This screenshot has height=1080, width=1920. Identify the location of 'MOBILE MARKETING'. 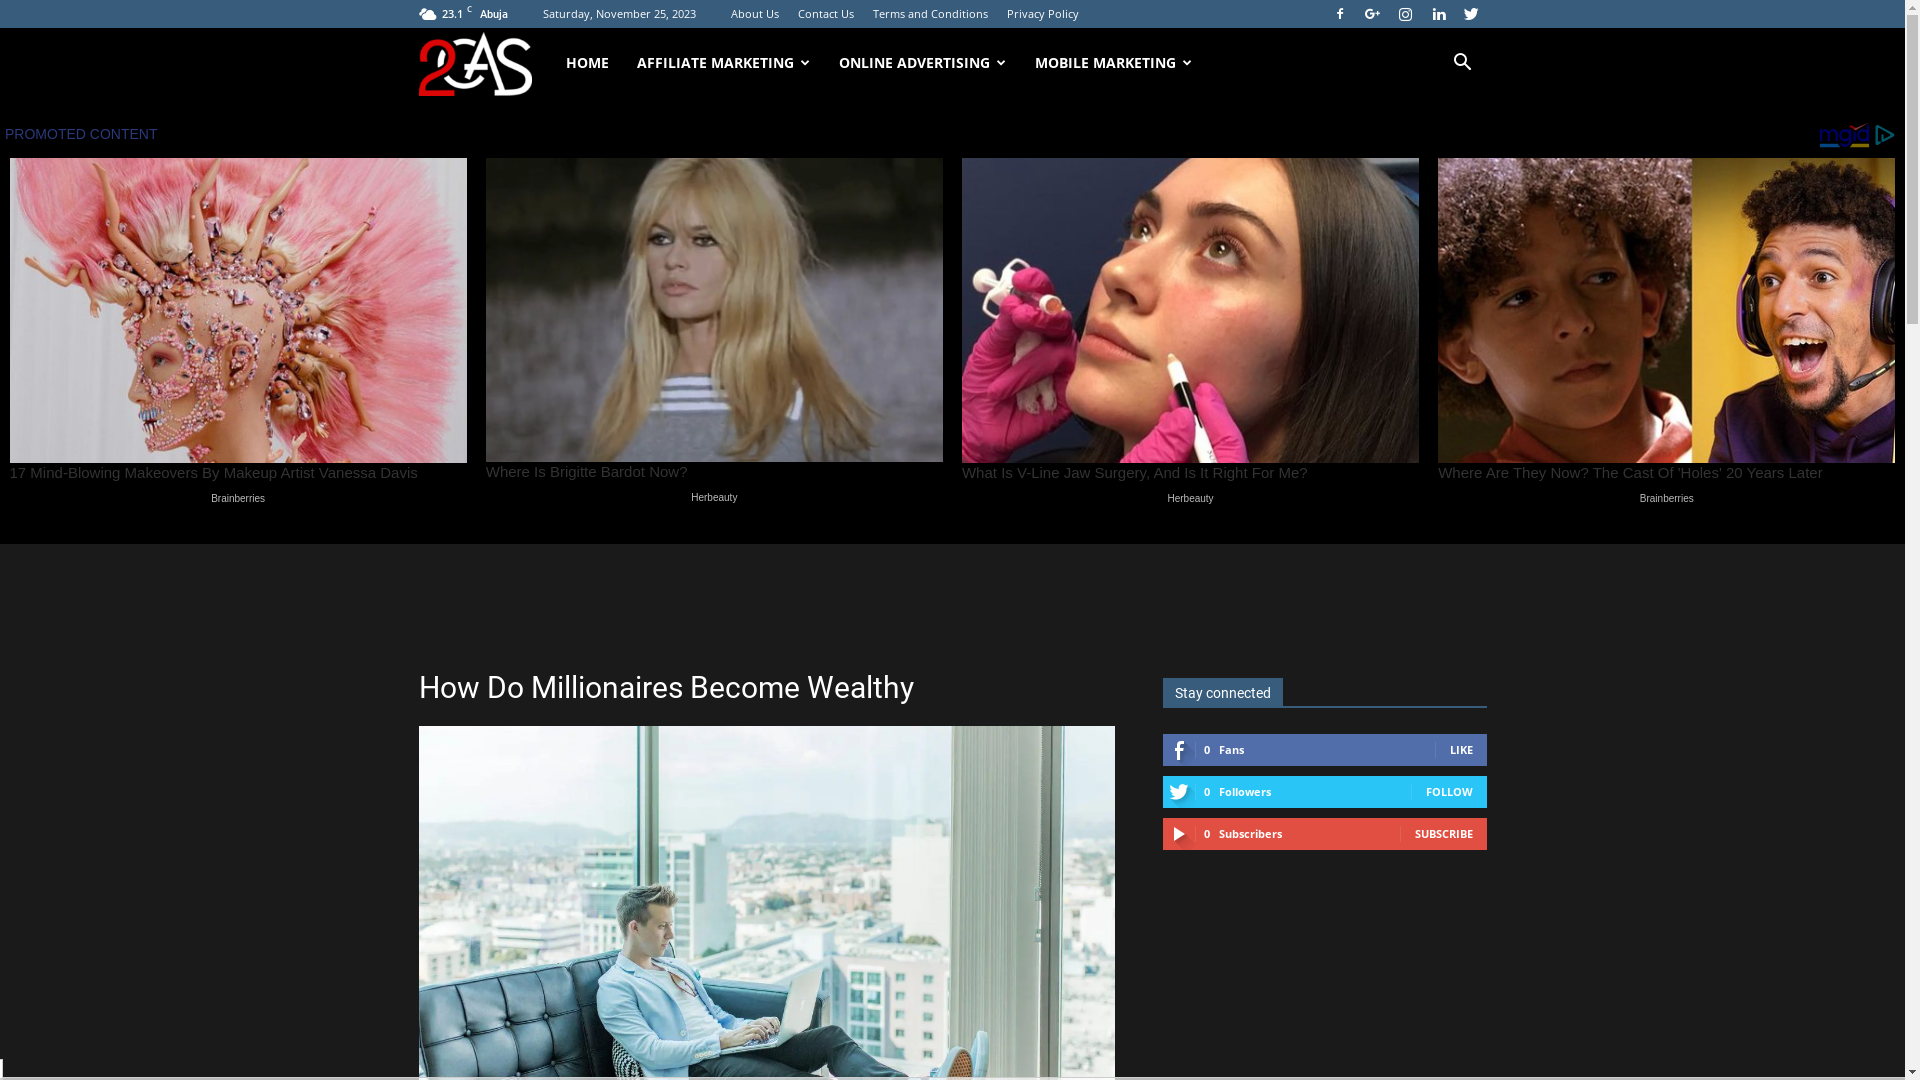
(1021, 61).